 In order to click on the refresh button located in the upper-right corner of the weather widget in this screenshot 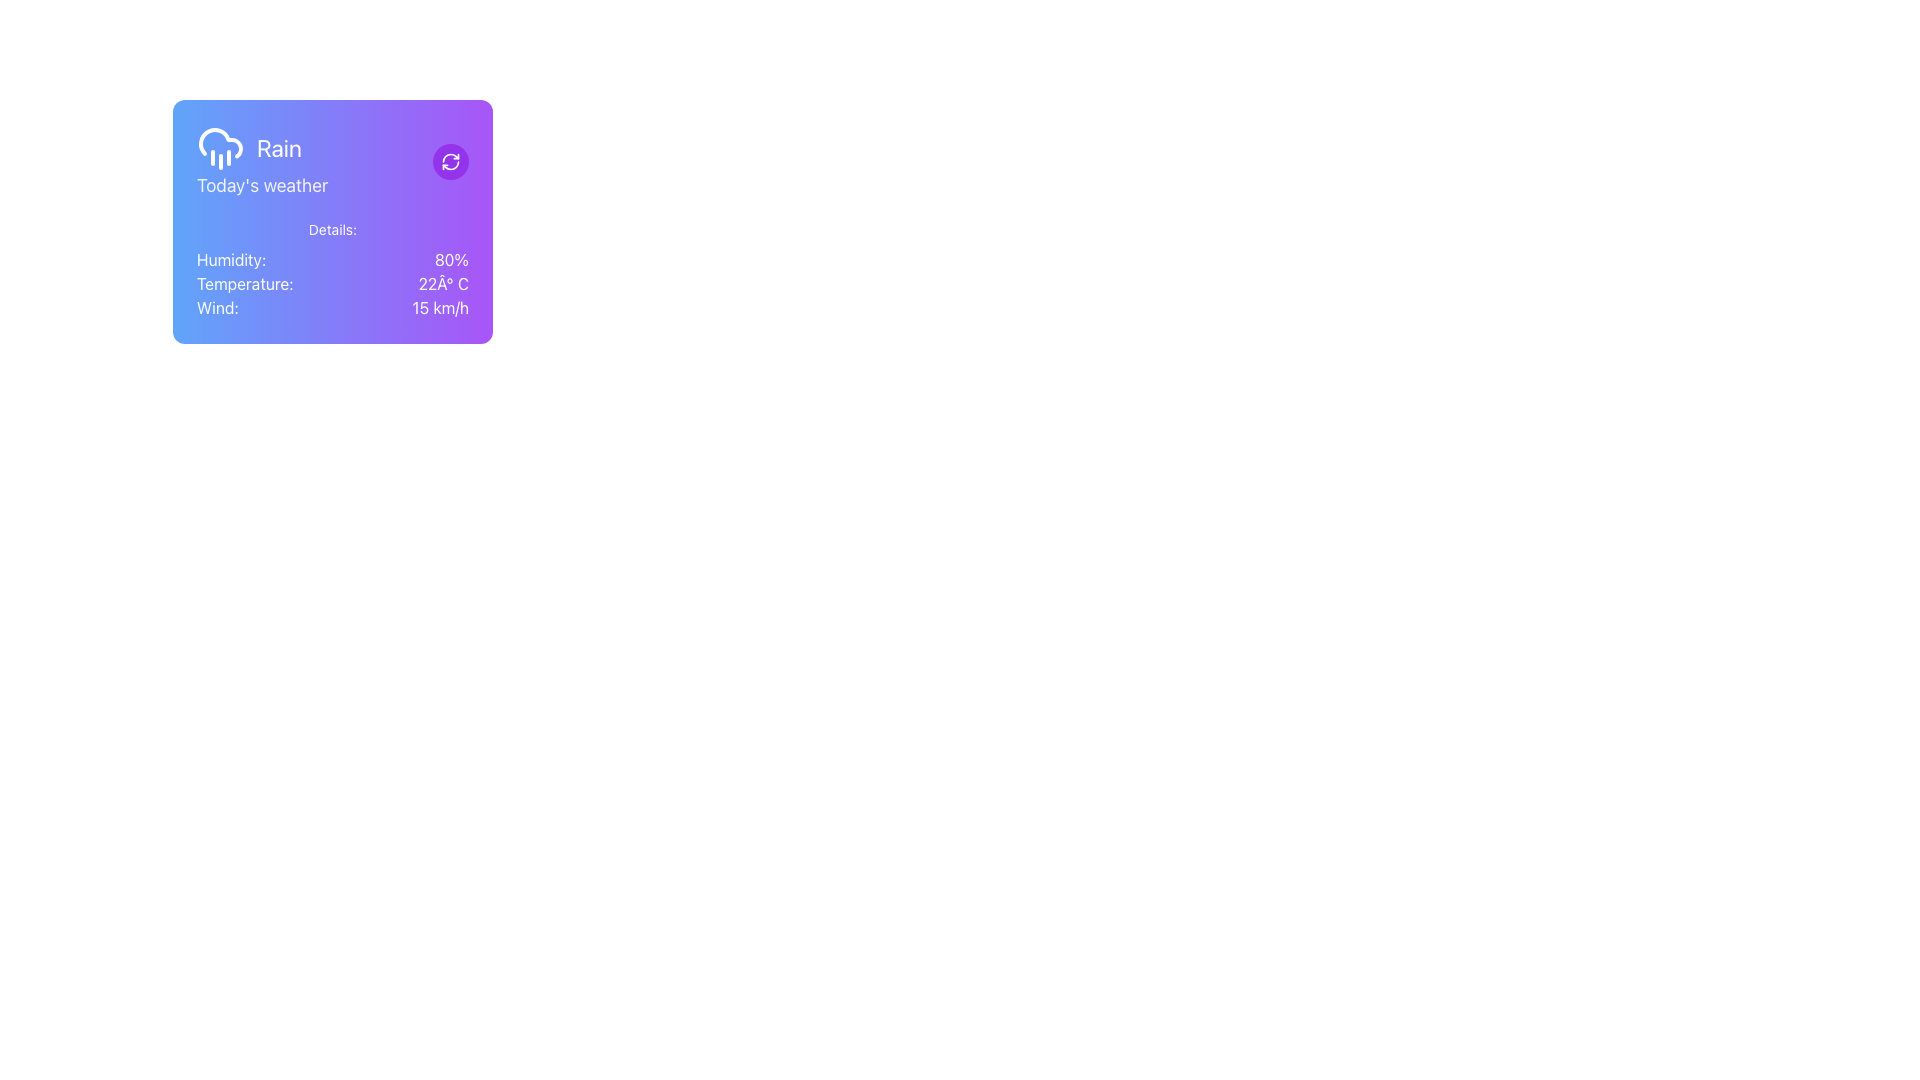, I will do `click(450, 161)`.